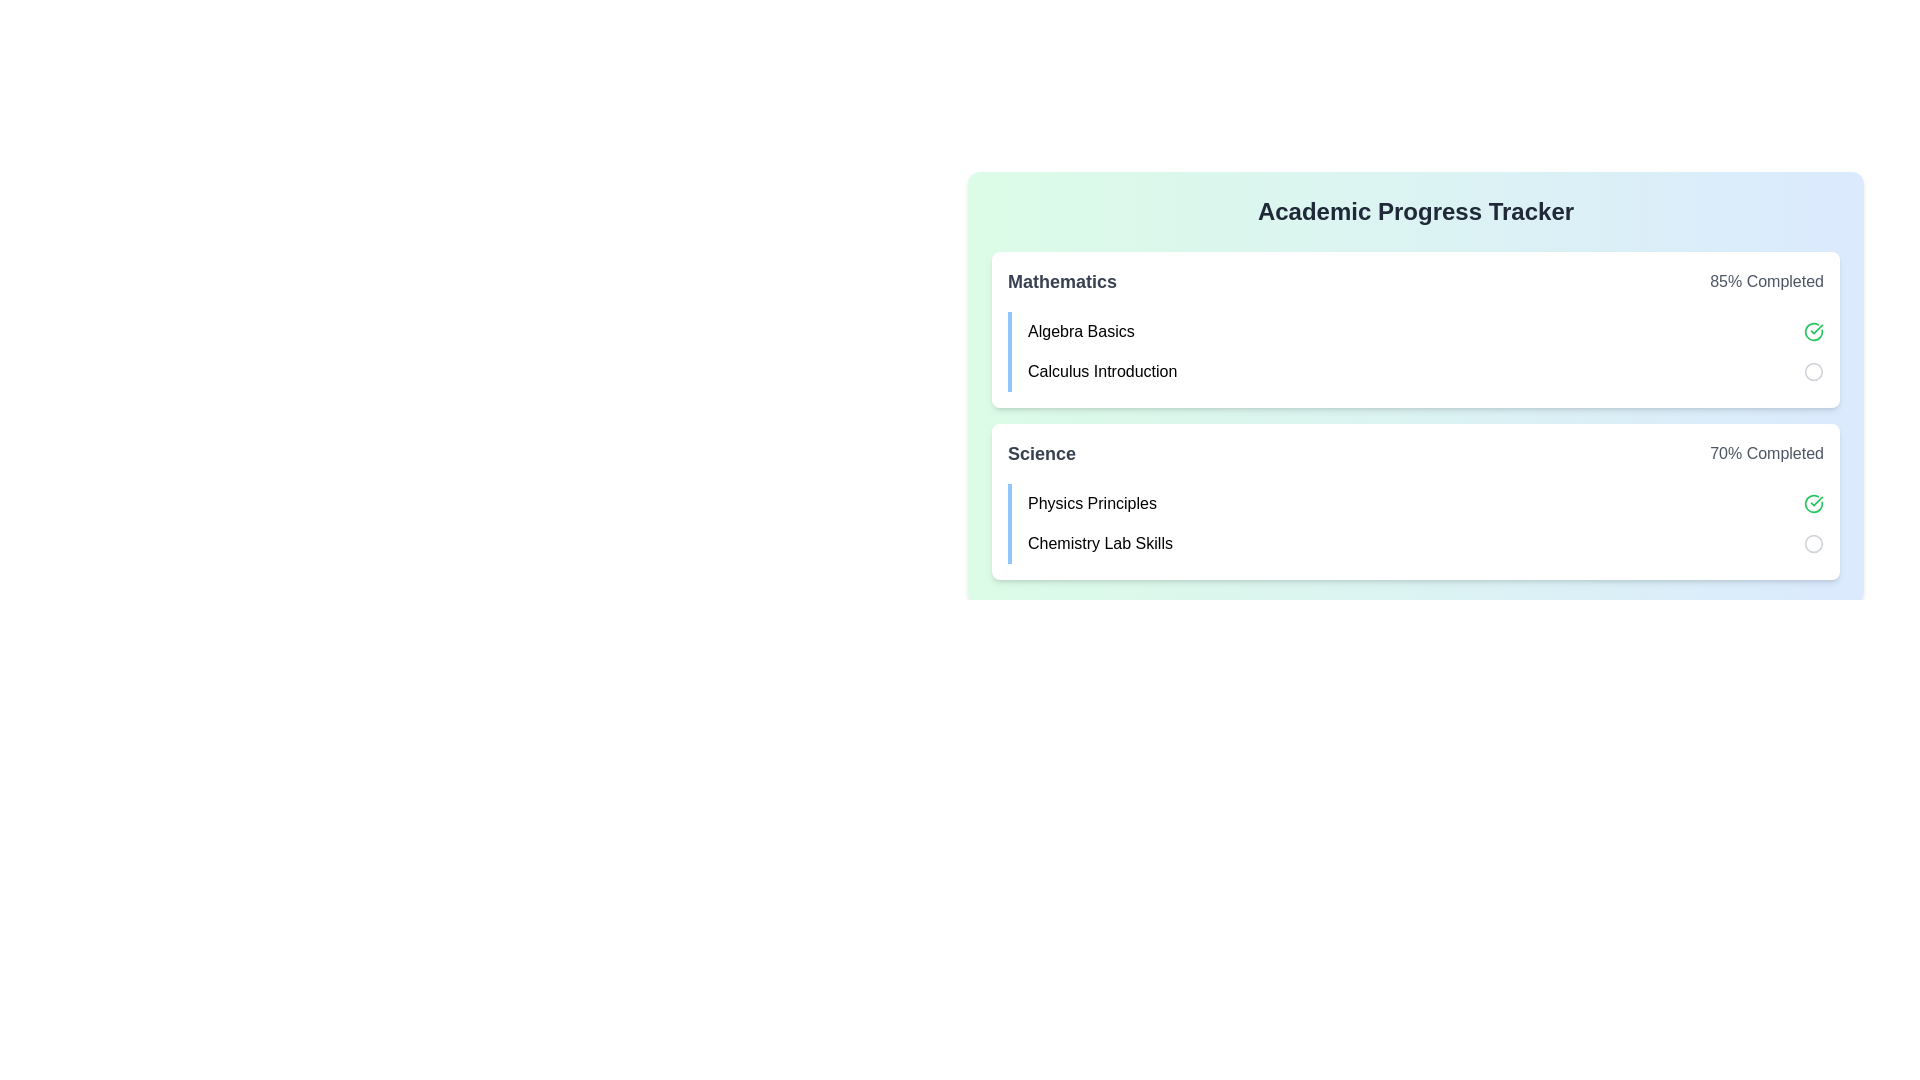 The width and height of the screenshot is (1920, 1080). I want to click on text label indicating 'Science' in the second horizontal row of the 'Academic Progress Tracker' interface, which serves as a header for the row, so click(1040, 454).